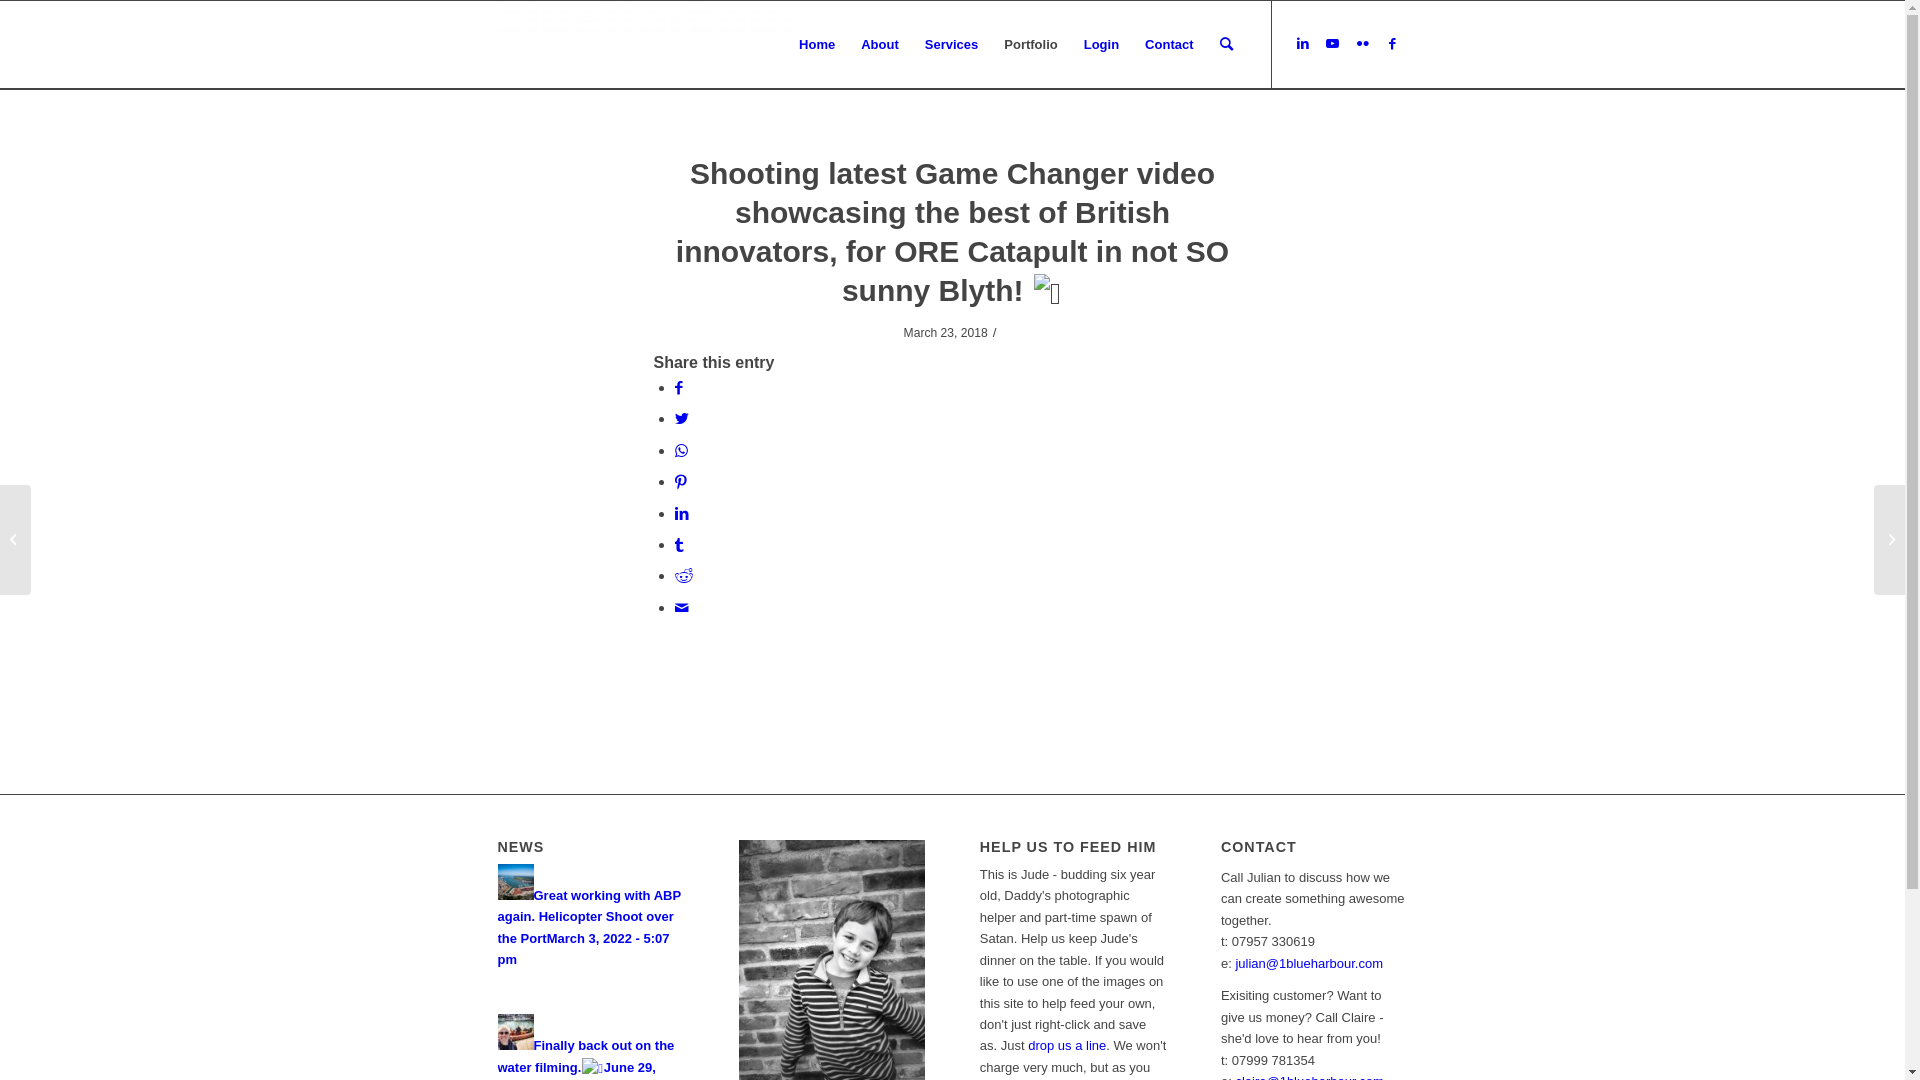 The image size is (1920, 1080). I want to click on 'drop us a line', so click(1065, 1044).